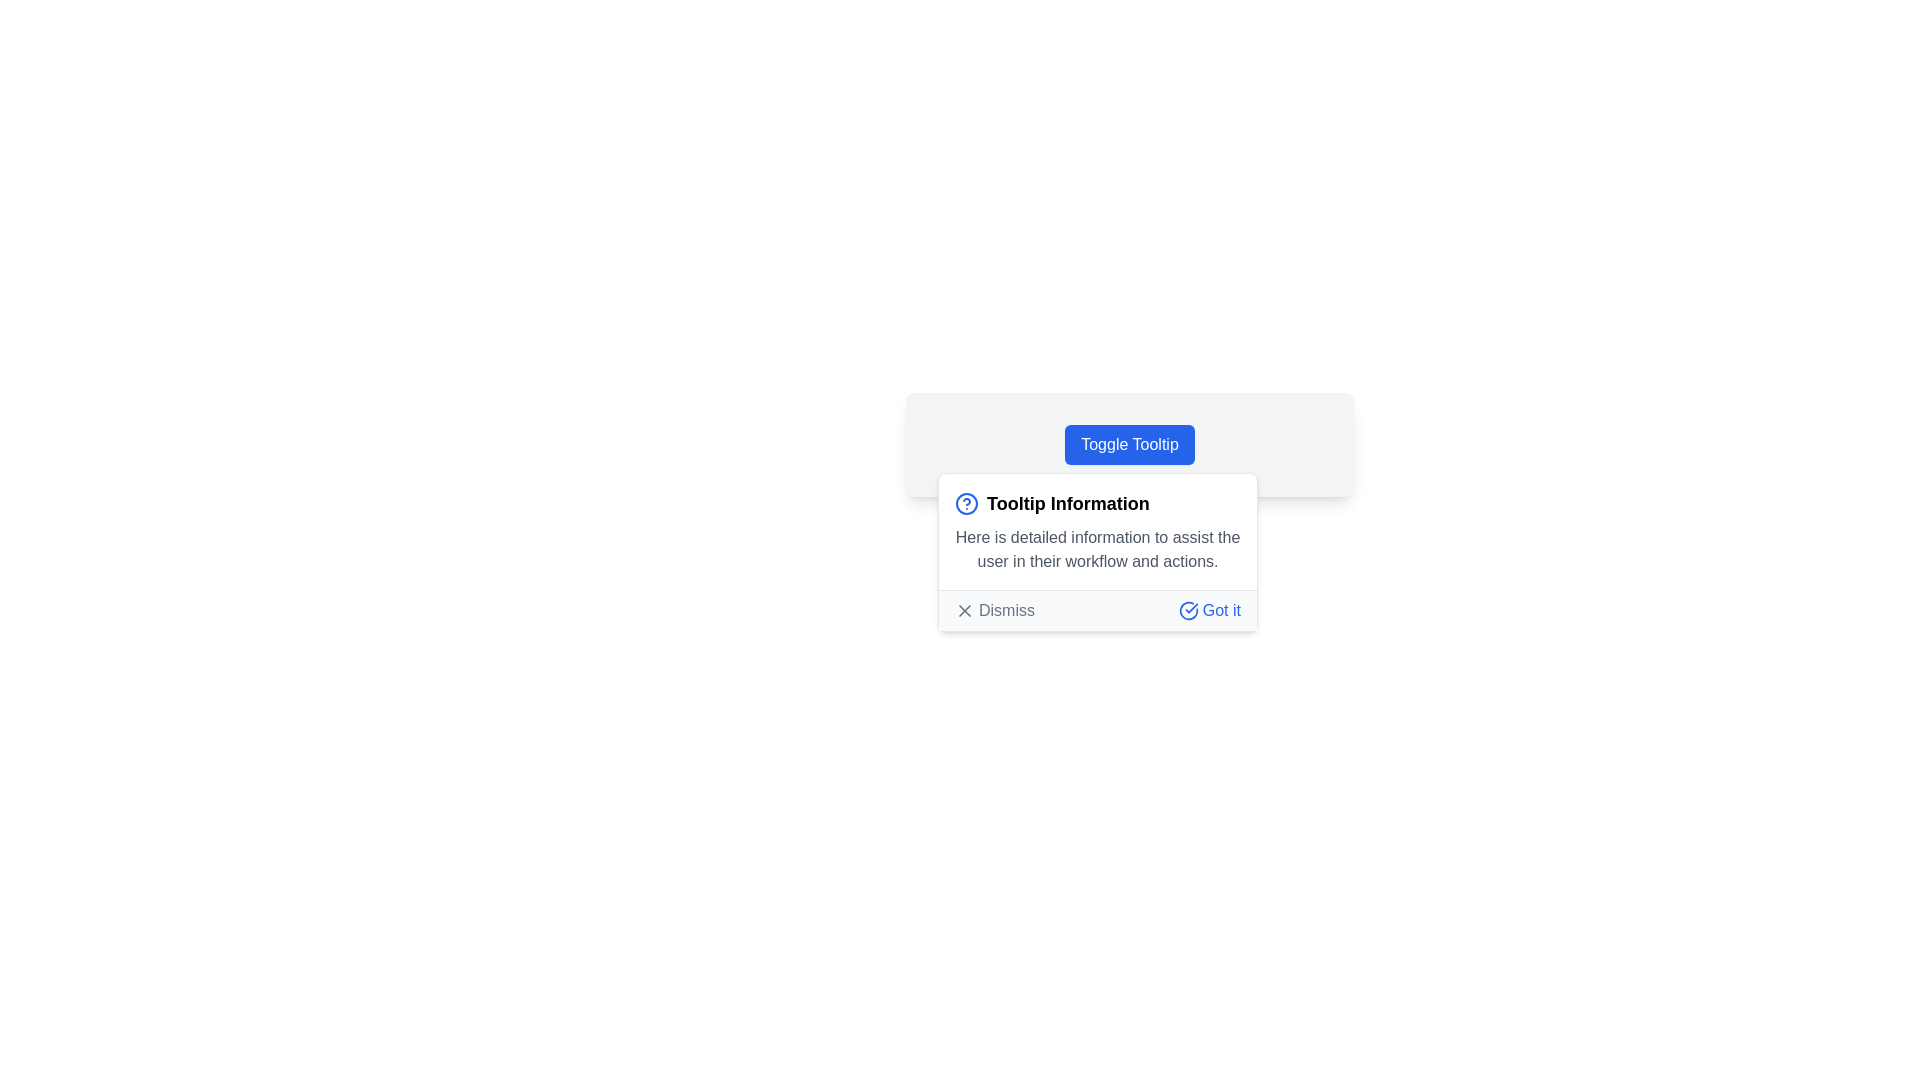  I want to click on inside the tooltip titled 'Tooltip Information' to copy the text content, so click(1097, 531).